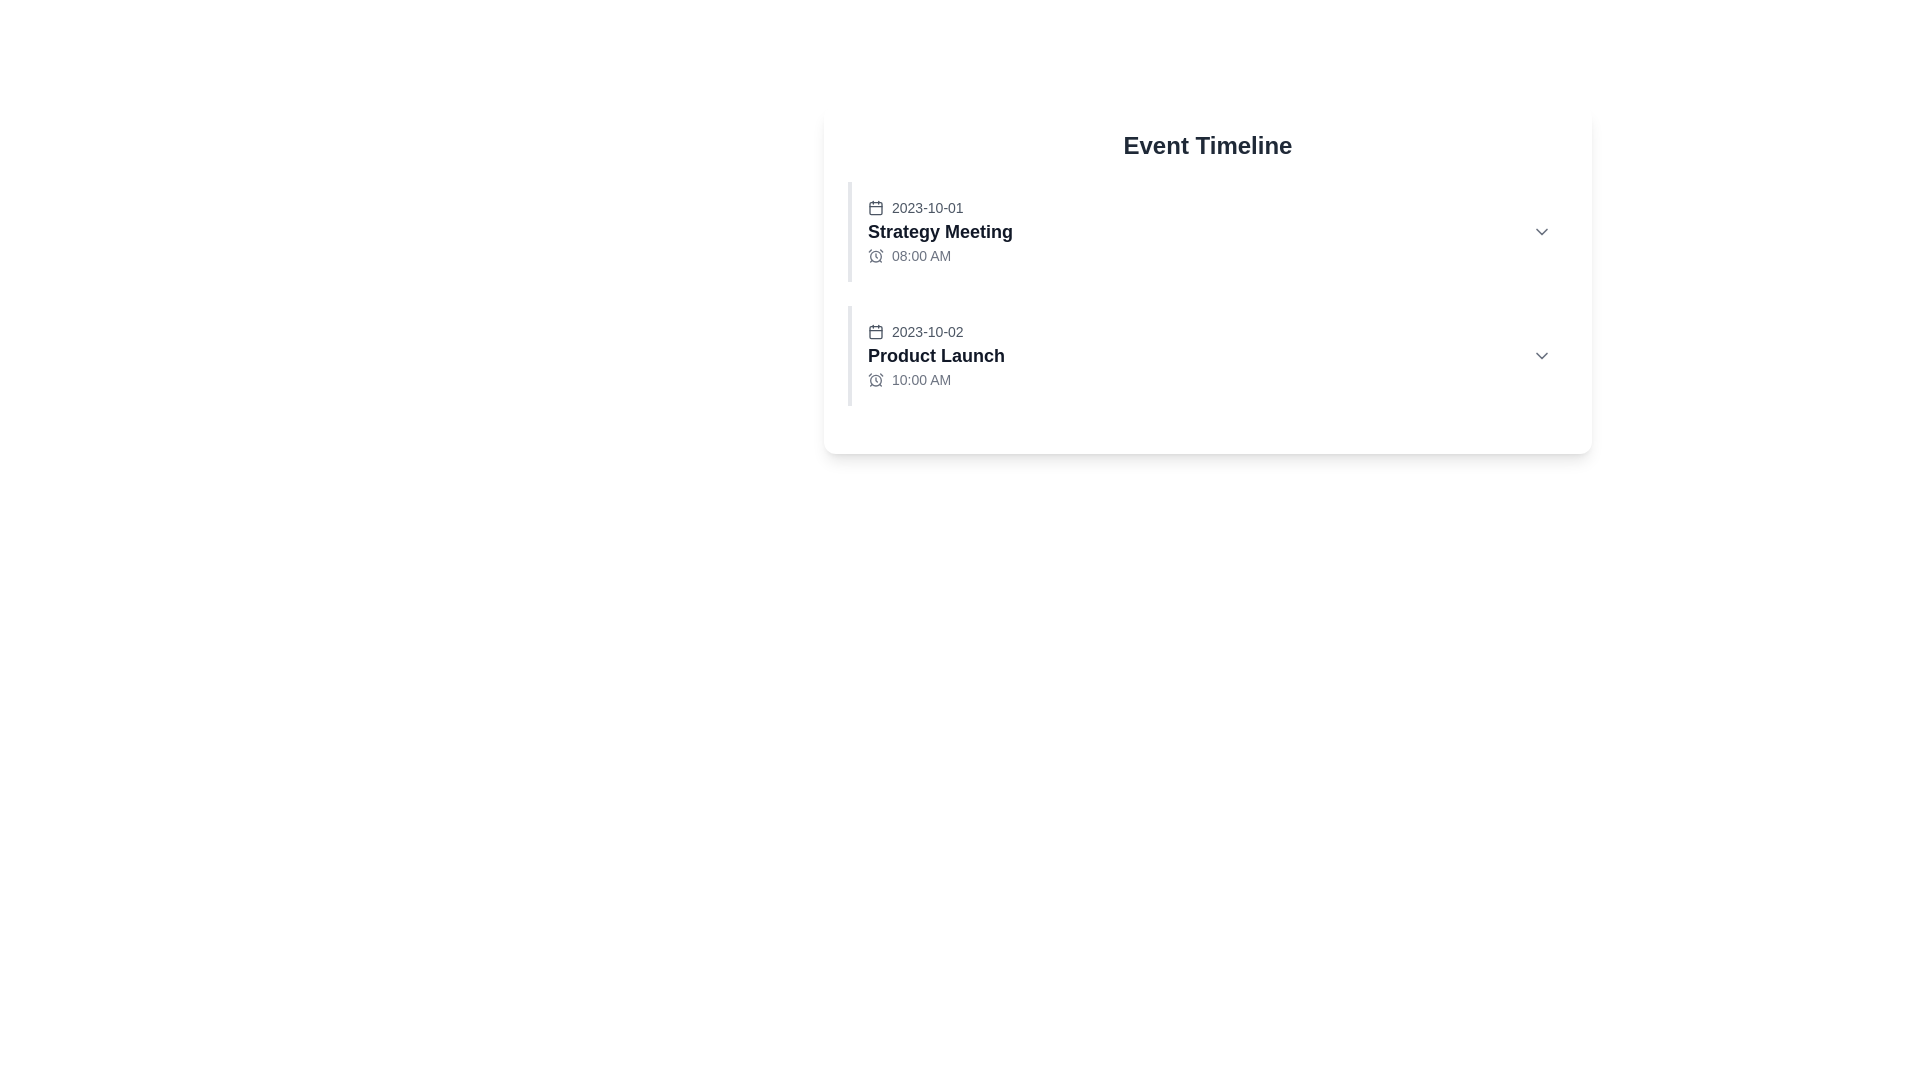  I want to click on the Information row displaying details about the second listed event in the vertical timeline layout, located under the 'Strategy Meeting' entry, so click(1208, 354).